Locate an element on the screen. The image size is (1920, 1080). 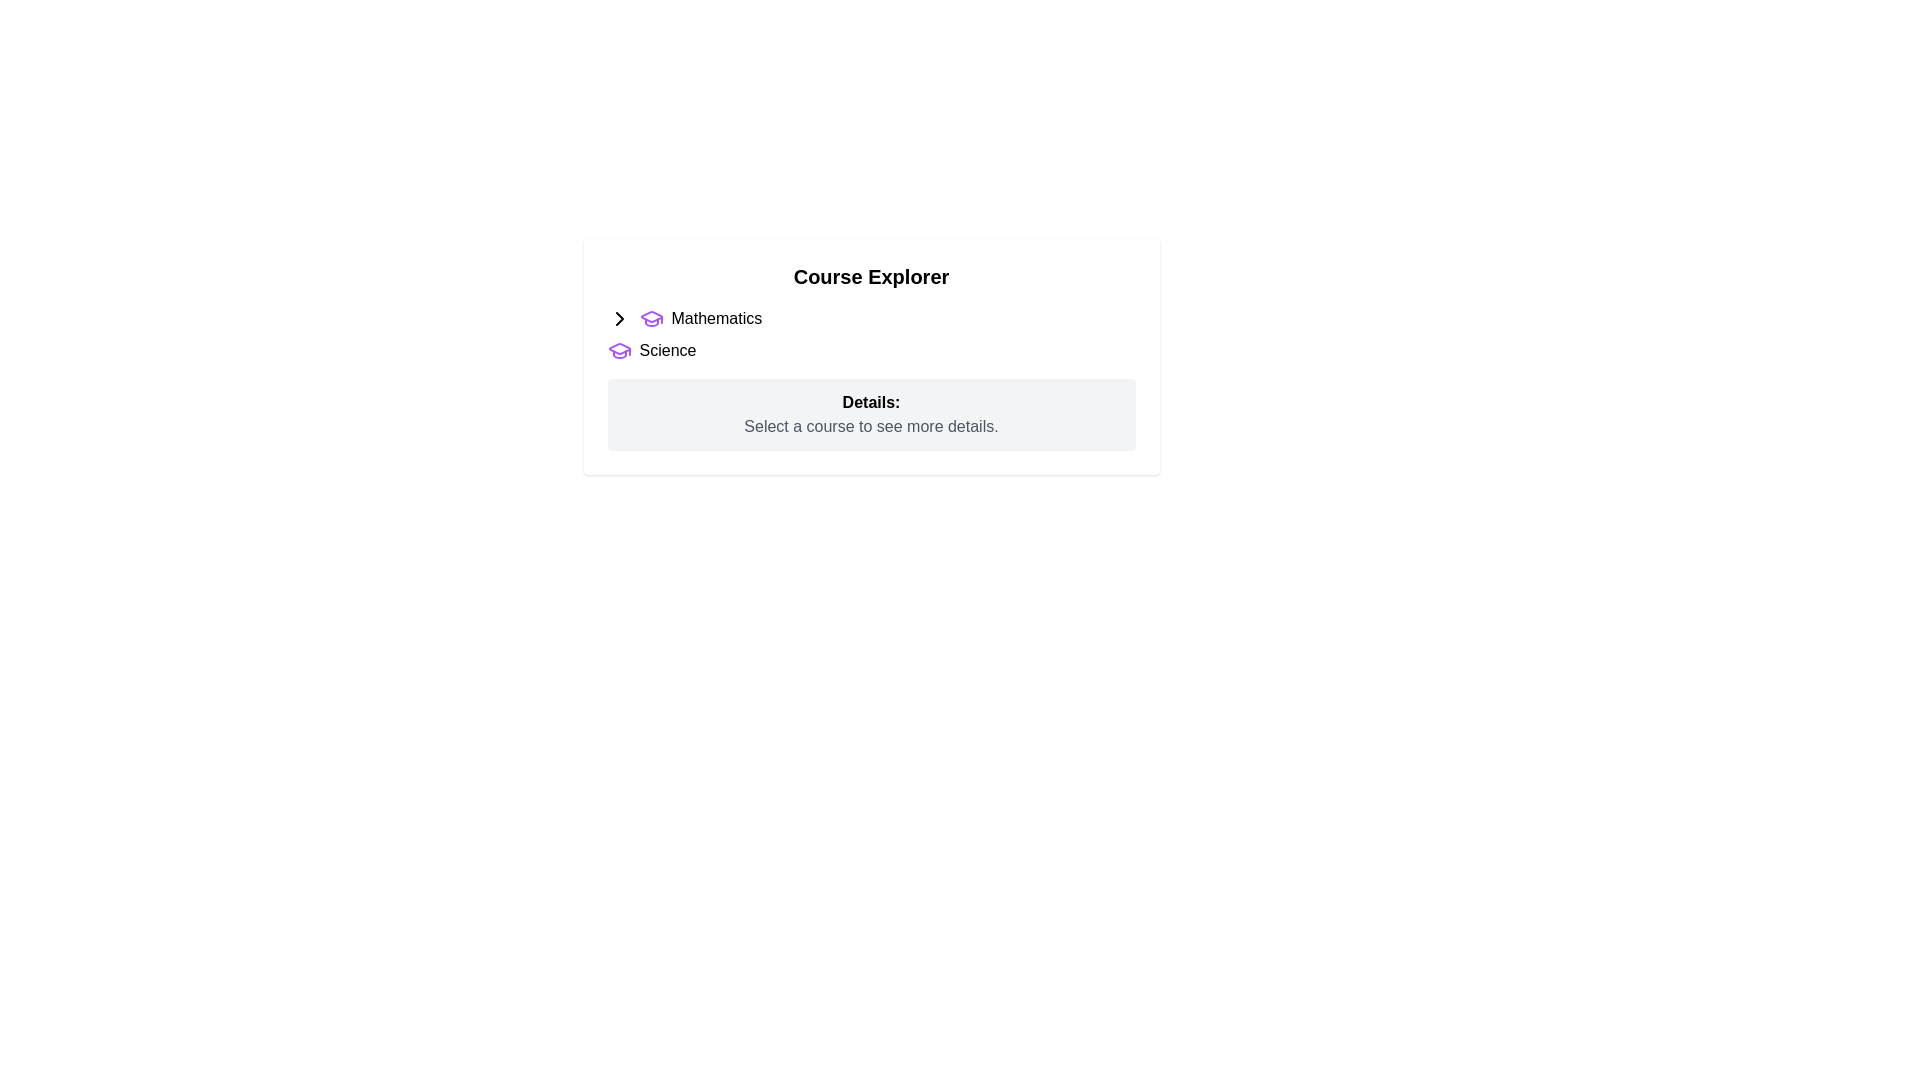
the rightward-facing chevron icon with a thin, dark outline, located adjacent to the text labeled 'Mathematics' is located at coordinates (618, 318).